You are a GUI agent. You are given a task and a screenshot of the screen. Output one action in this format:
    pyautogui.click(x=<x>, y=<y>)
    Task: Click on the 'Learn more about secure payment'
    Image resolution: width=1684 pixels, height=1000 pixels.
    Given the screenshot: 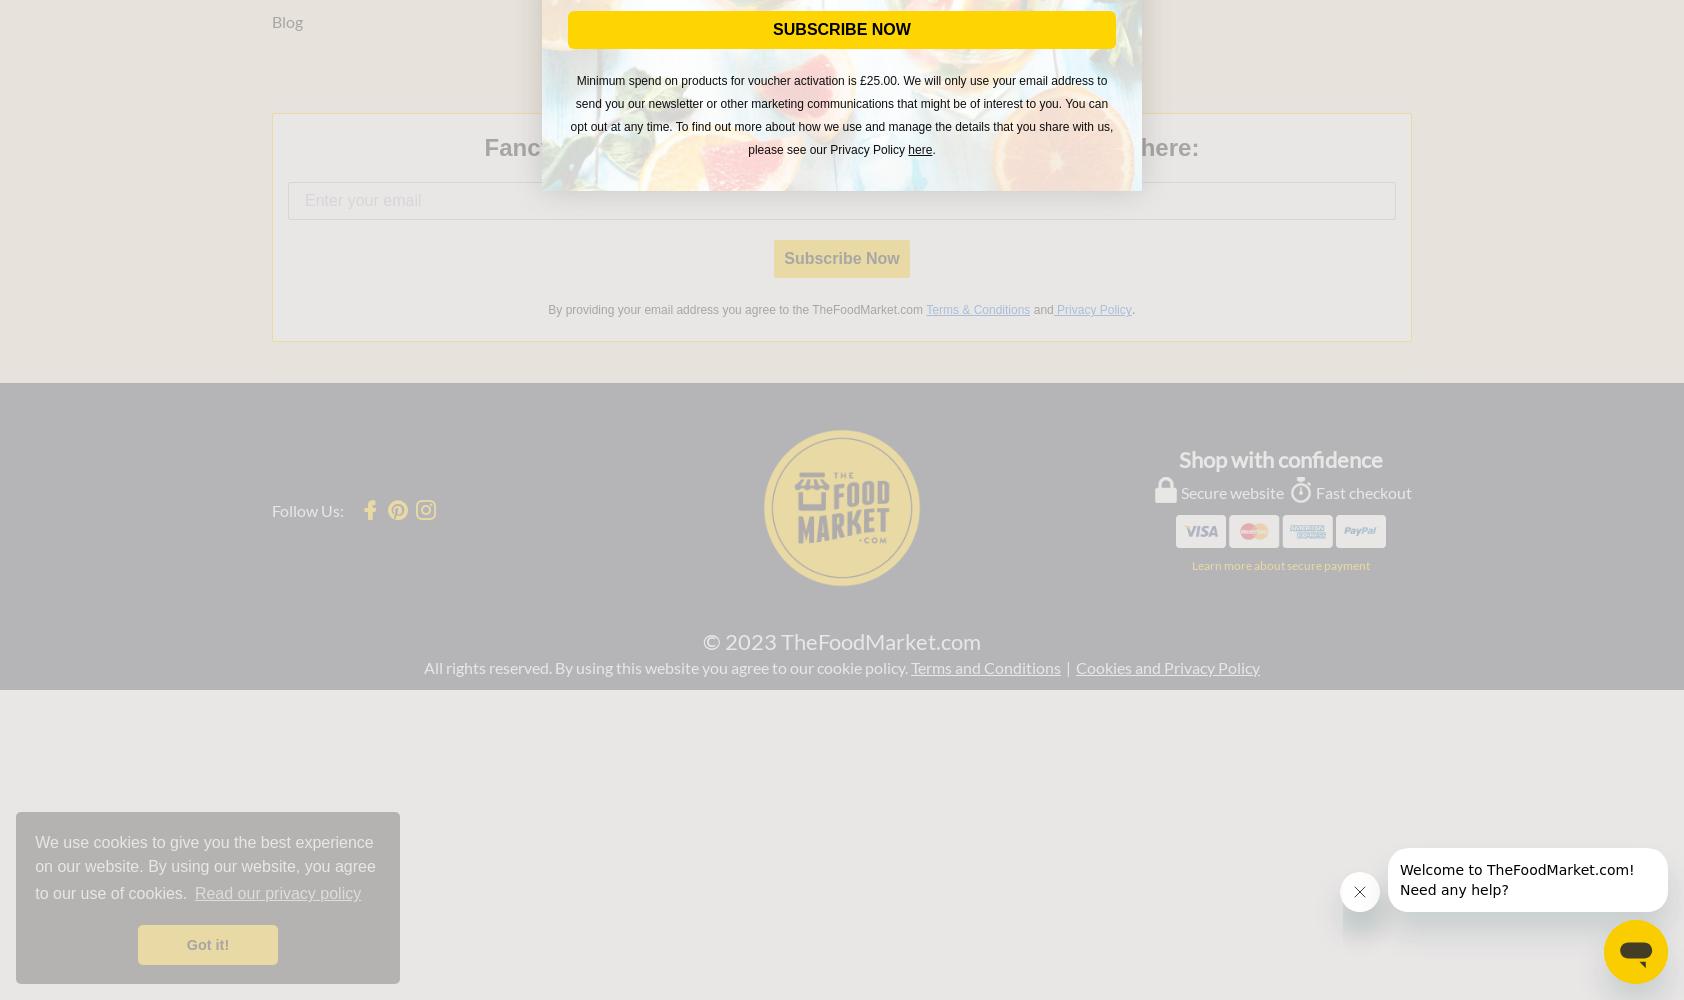 What is the action you would take?
    pyautogui.click(x=1279, y=564)
    